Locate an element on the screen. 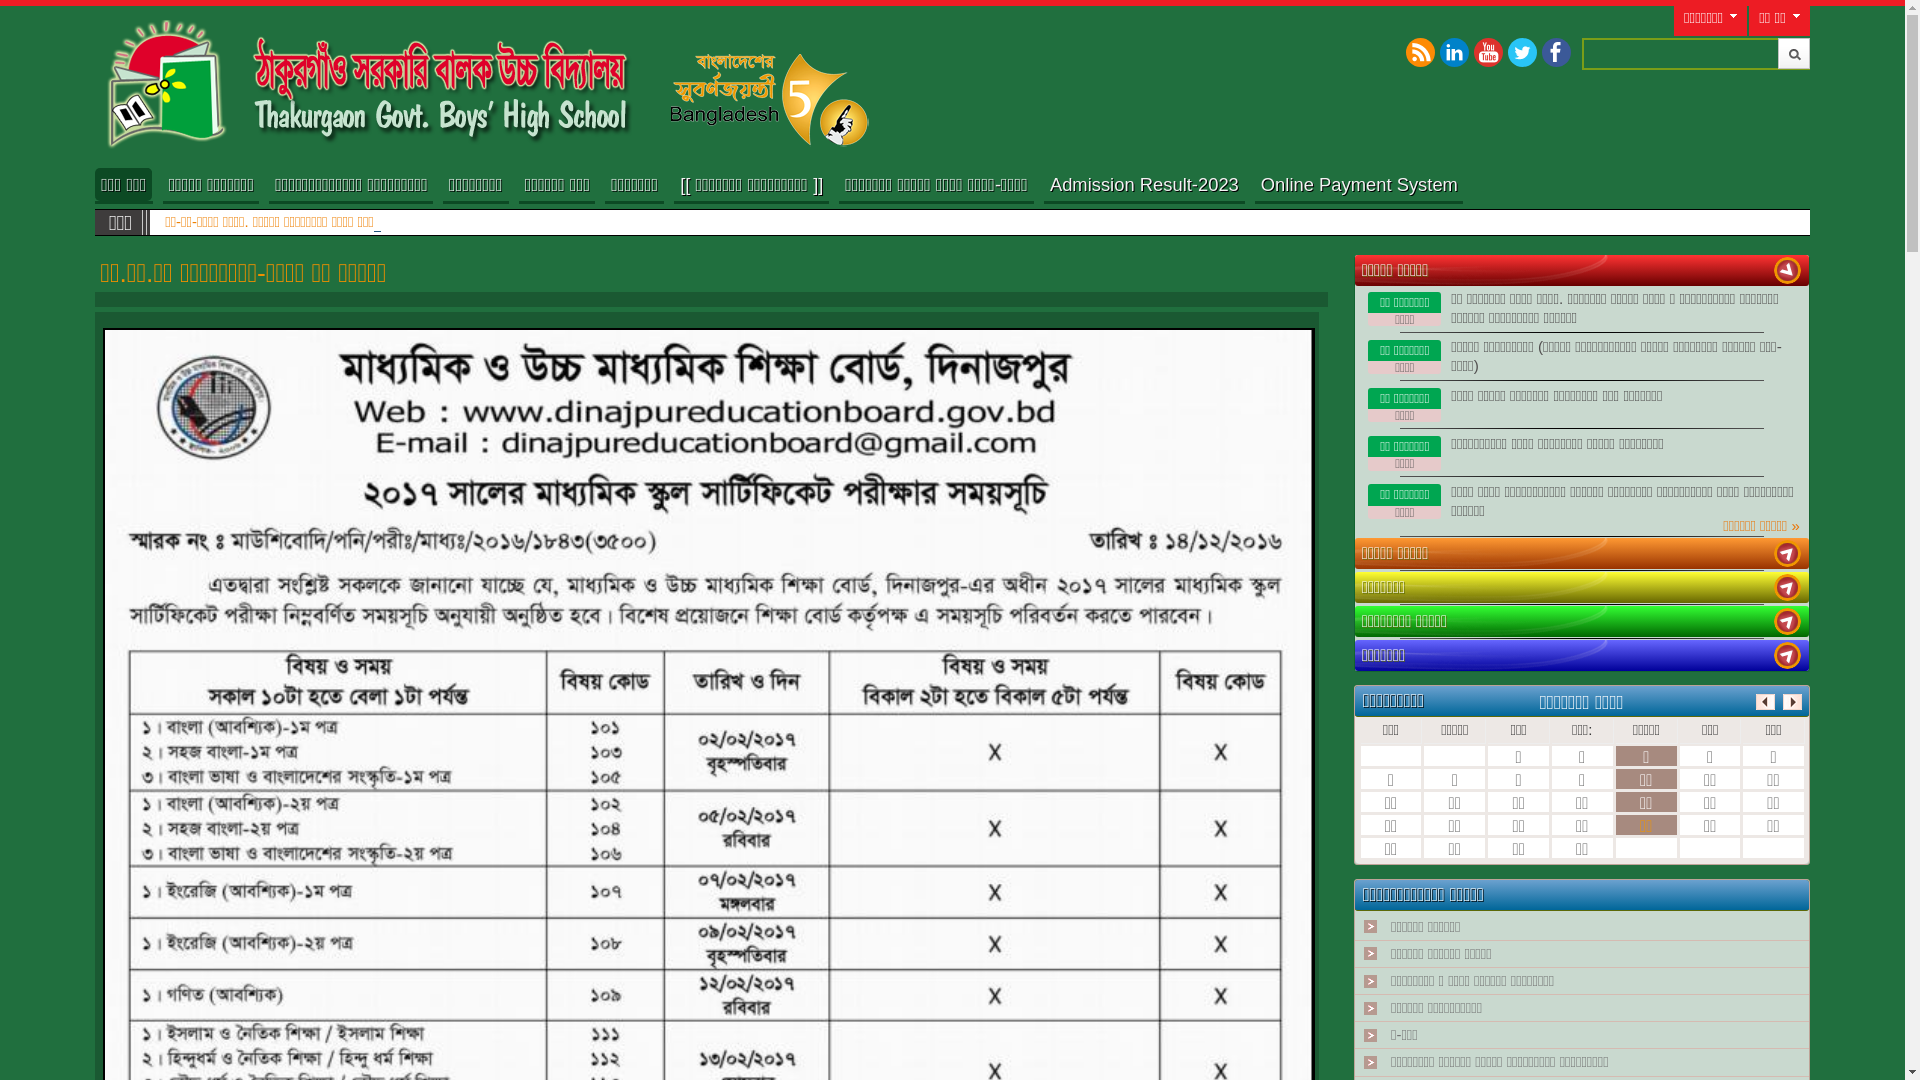 The width and height of the screenshot is (1920, 1080). 'Admission Result-2023' is located at coordinates (1144, 185).